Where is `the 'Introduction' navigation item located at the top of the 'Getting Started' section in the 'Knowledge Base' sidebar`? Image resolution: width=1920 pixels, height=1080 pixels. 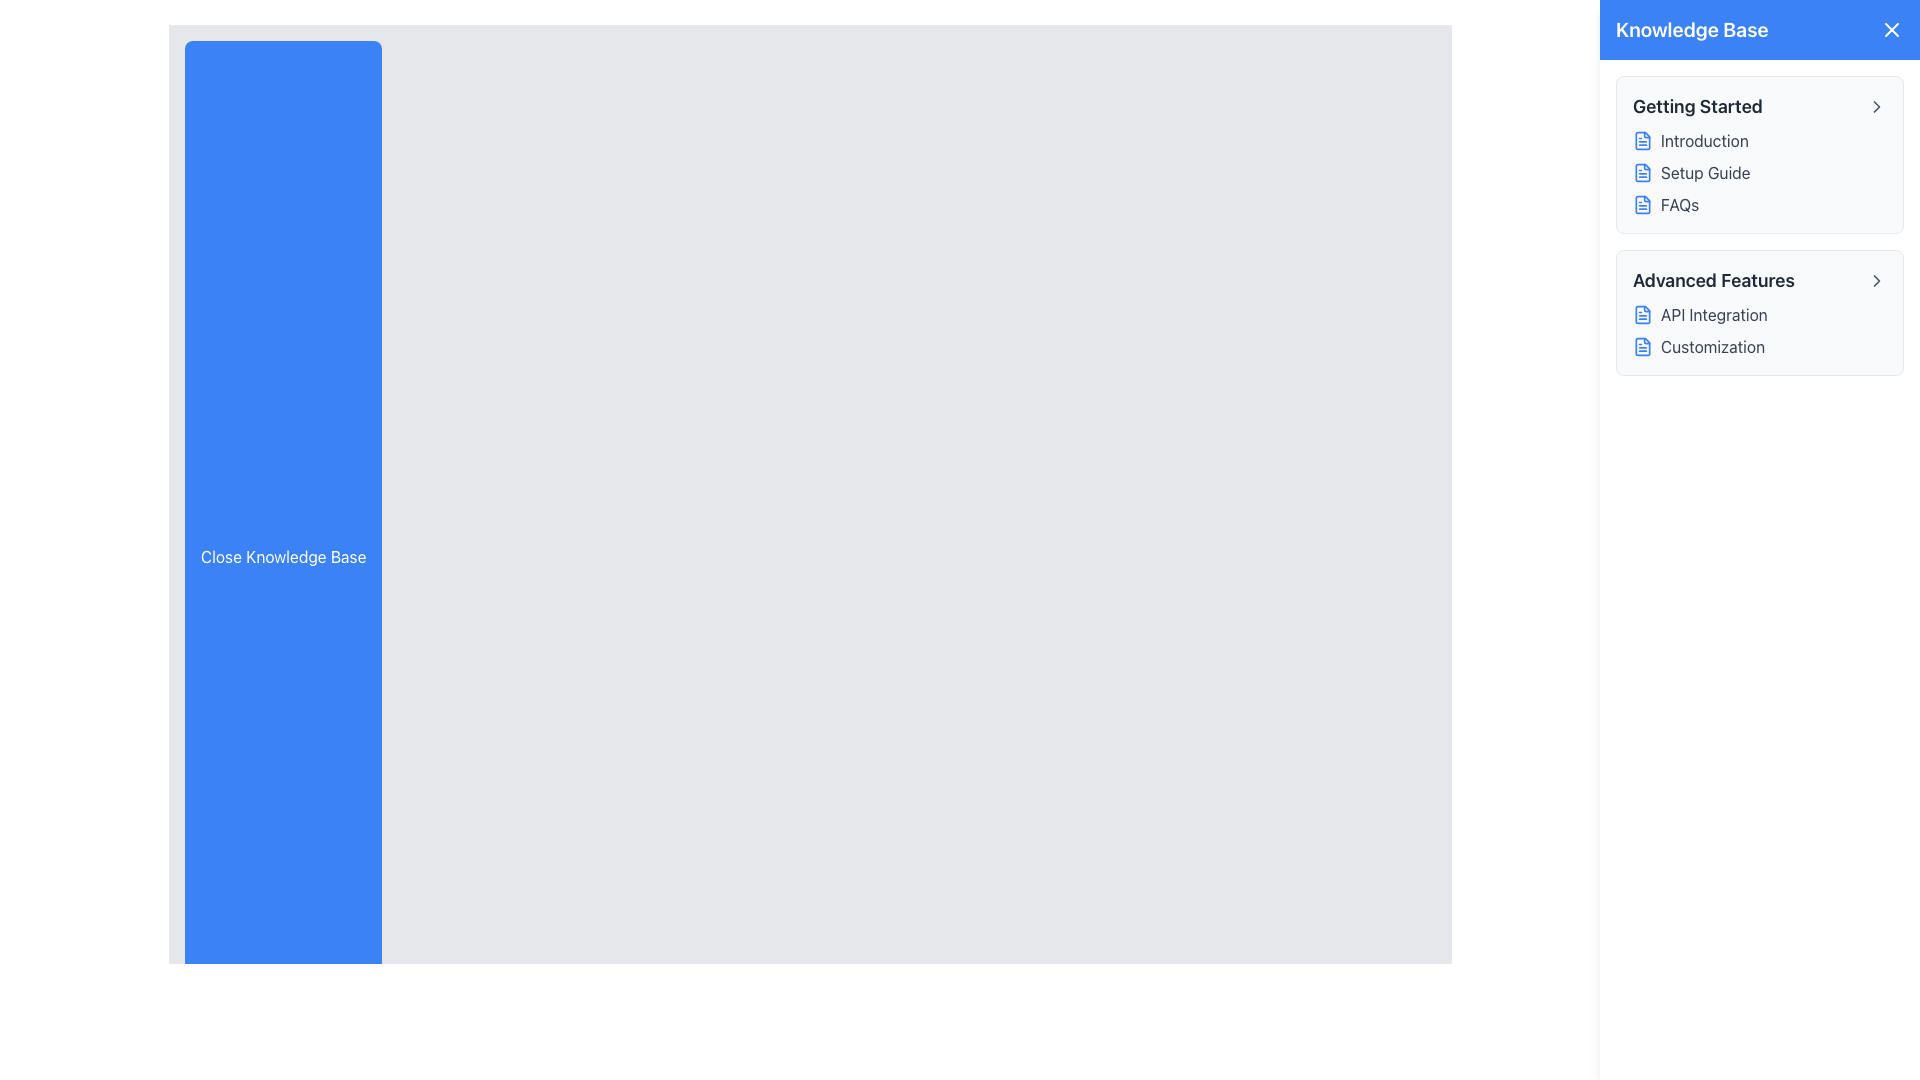 the 'Introduction' navigation item located at the top of the 'Getting Started' section in the 'Knowledge Base' sidebar is located at coordinates (1760, 140).